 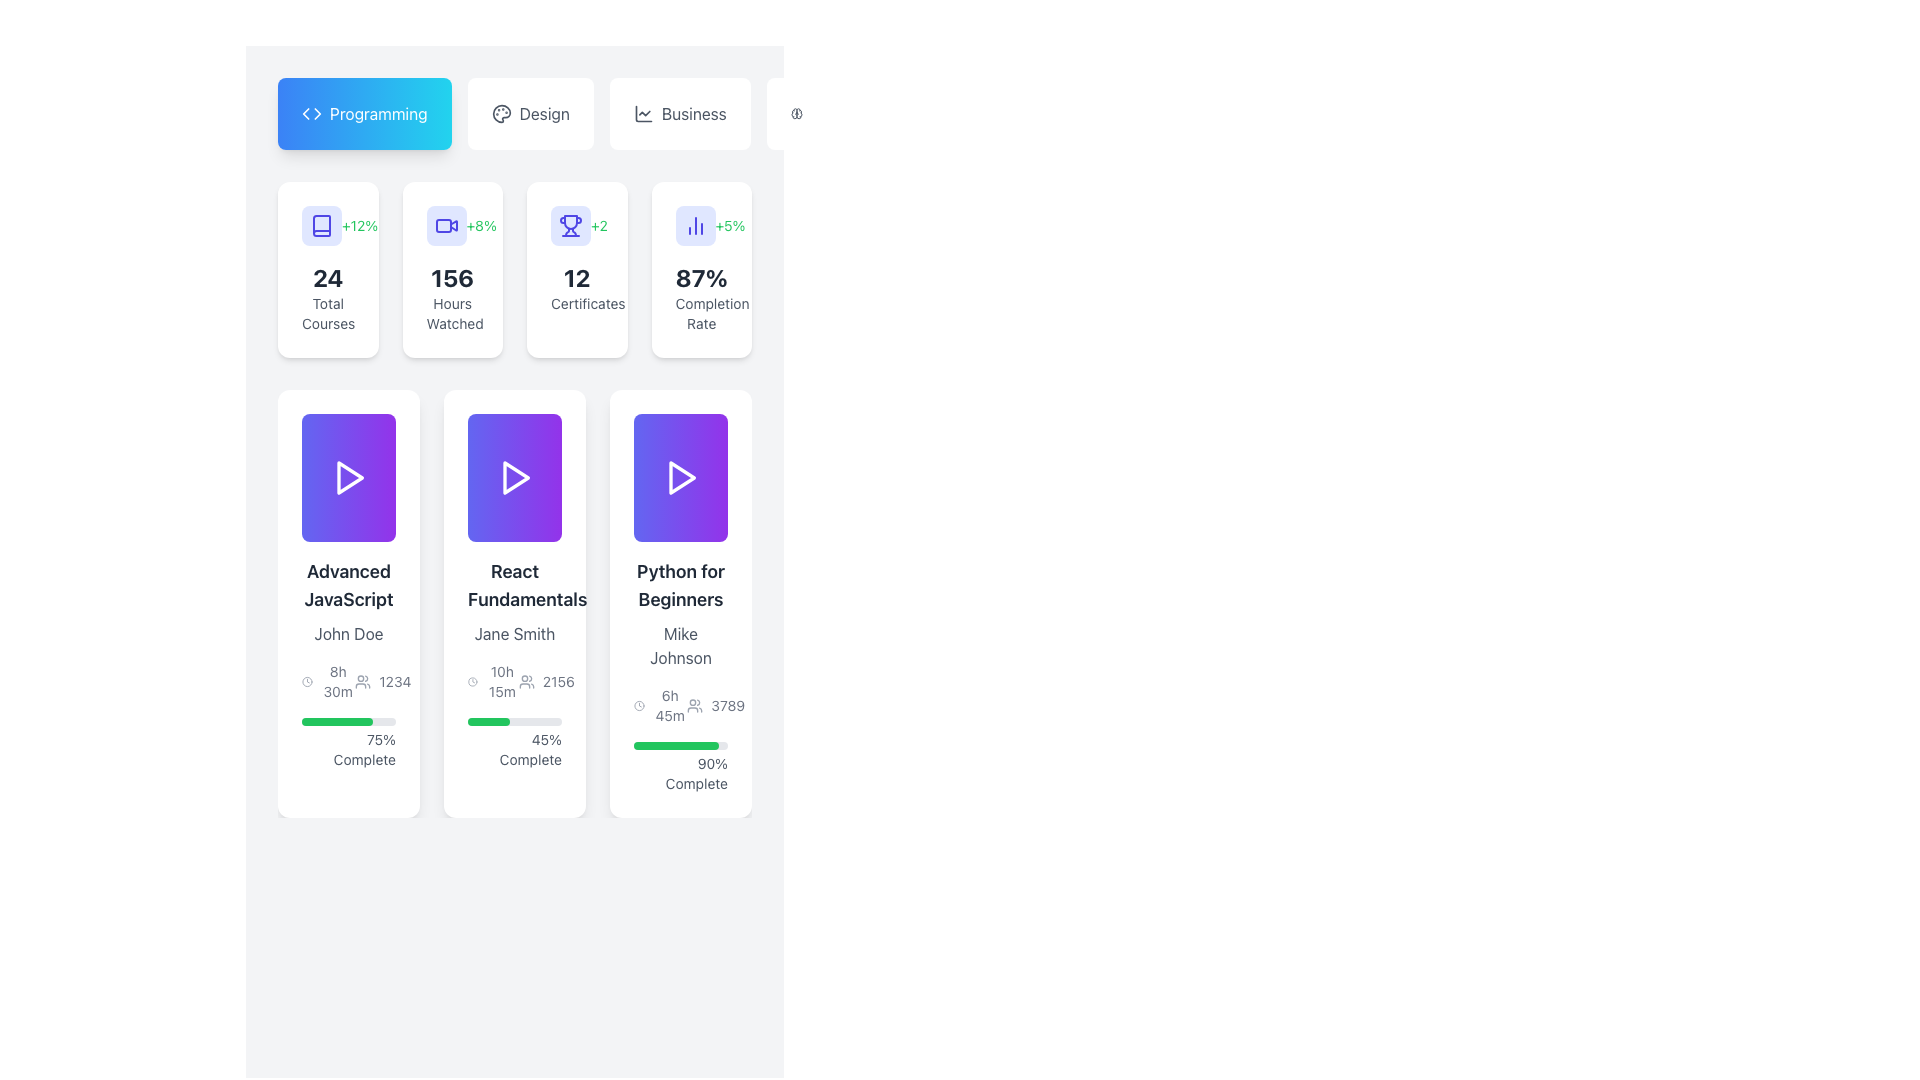 What do you see at coordinates (514, 749) in the screenshot?
I see `the static text that reads '45% Complete', which is styled in a smaller gray font and located below the green progress bar within the second card under the 'React Fundamentals' section` at bounding box center [514, 749].